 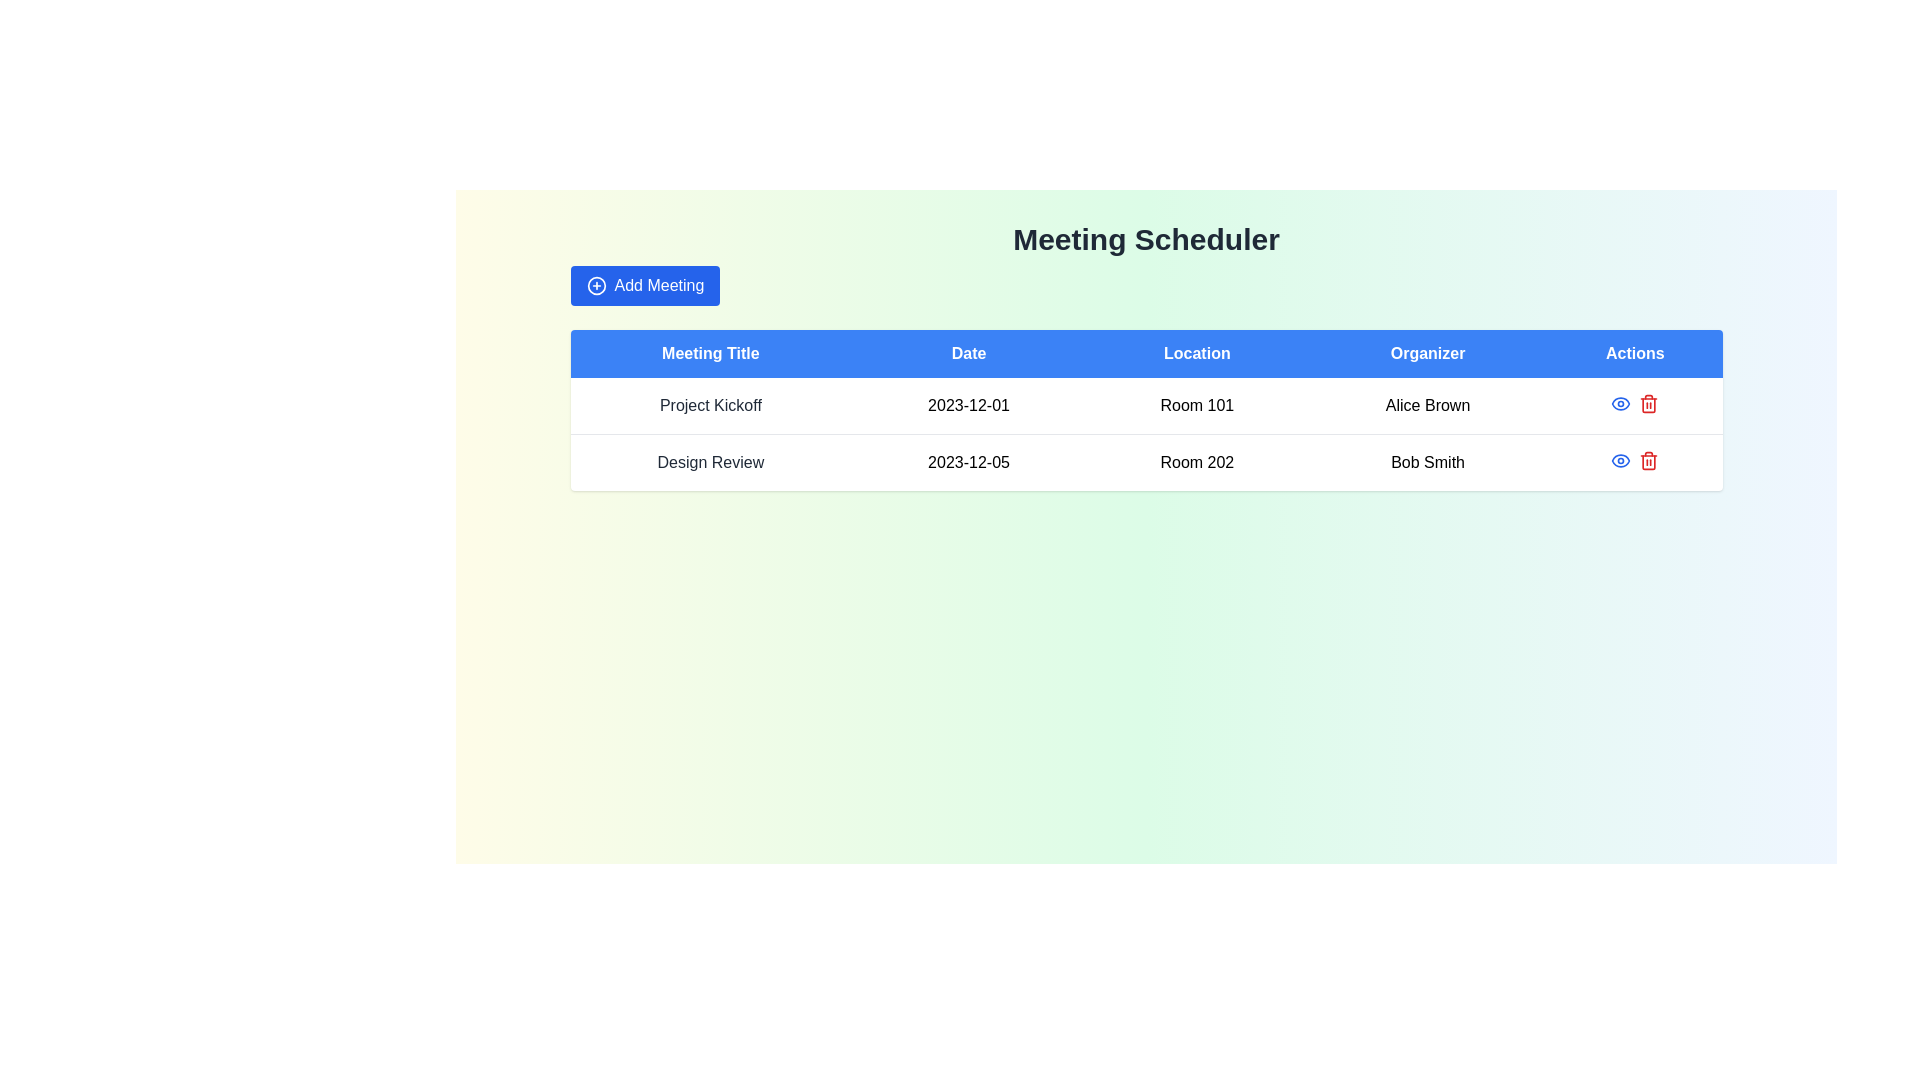 What do you see at coordinates (1621, 461) in the screenshot?
I see `the viewing action icon button located in the 'Actions' column of the second row of the table, positioned to the left of a red trashcan icon` at bounding box center [1621, 461].